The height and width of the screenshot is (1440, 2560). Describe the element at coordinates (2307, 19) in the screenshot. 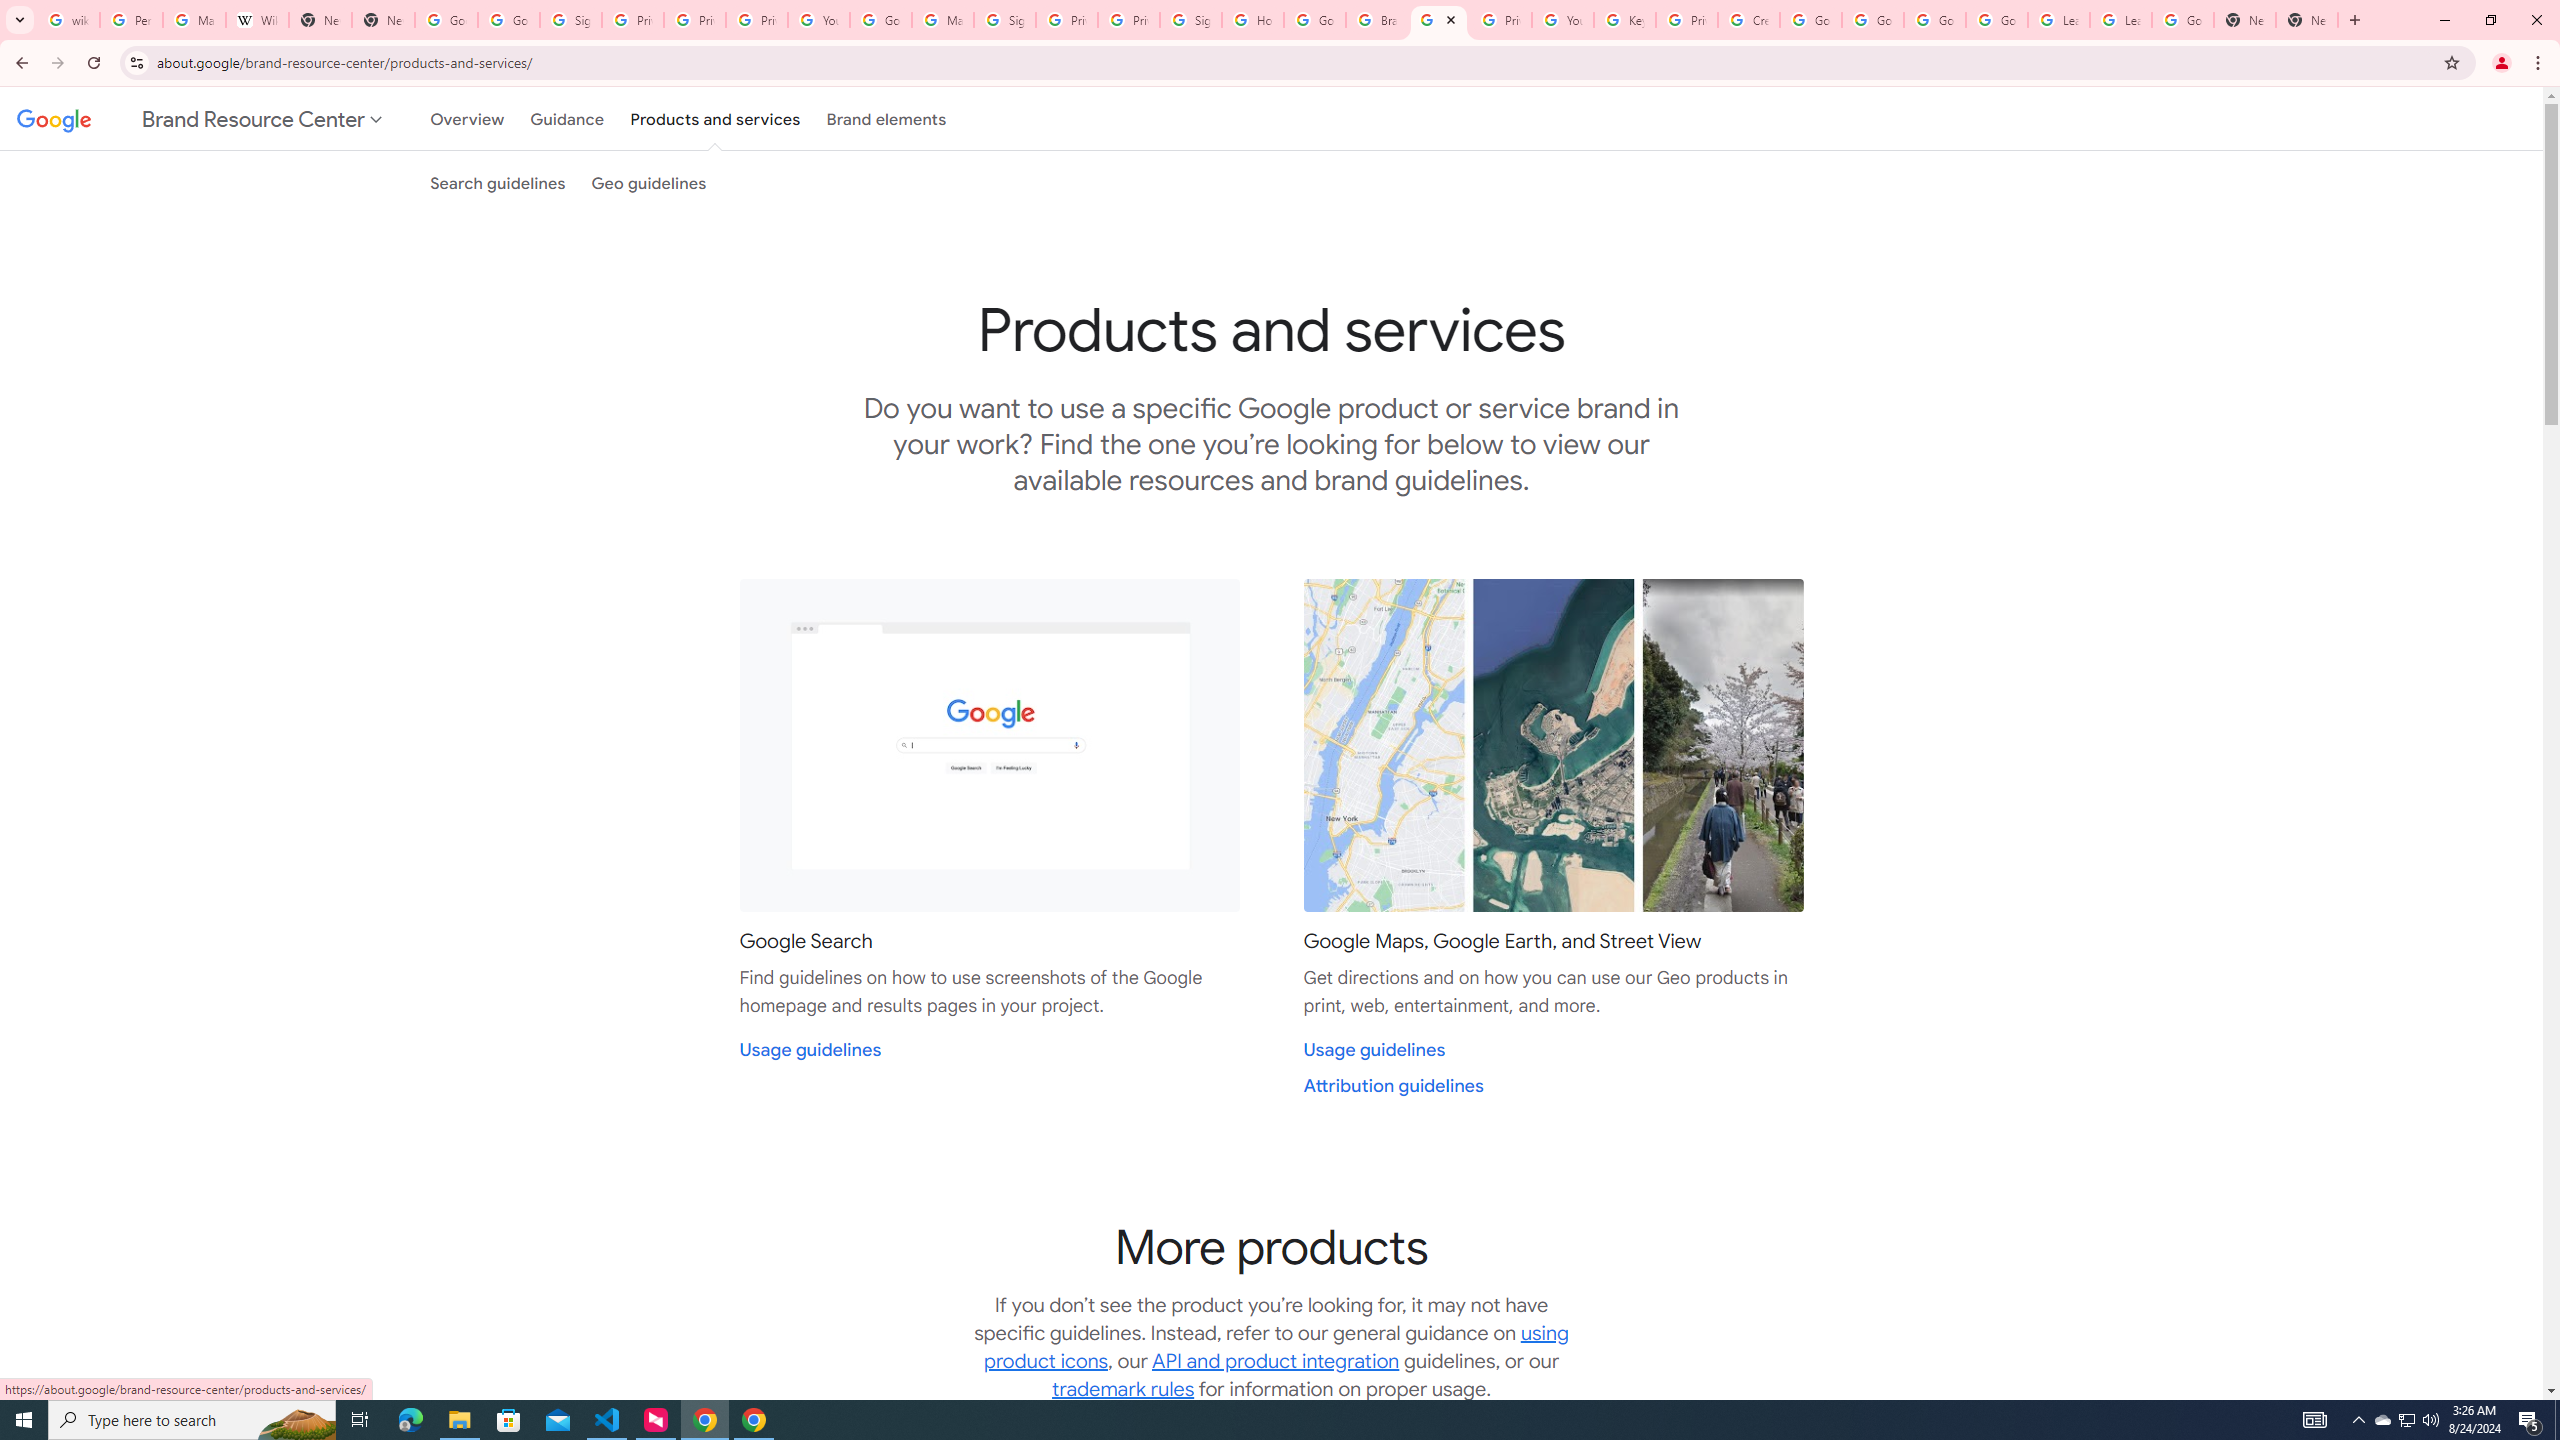

I see `'New Tab'` at that location.